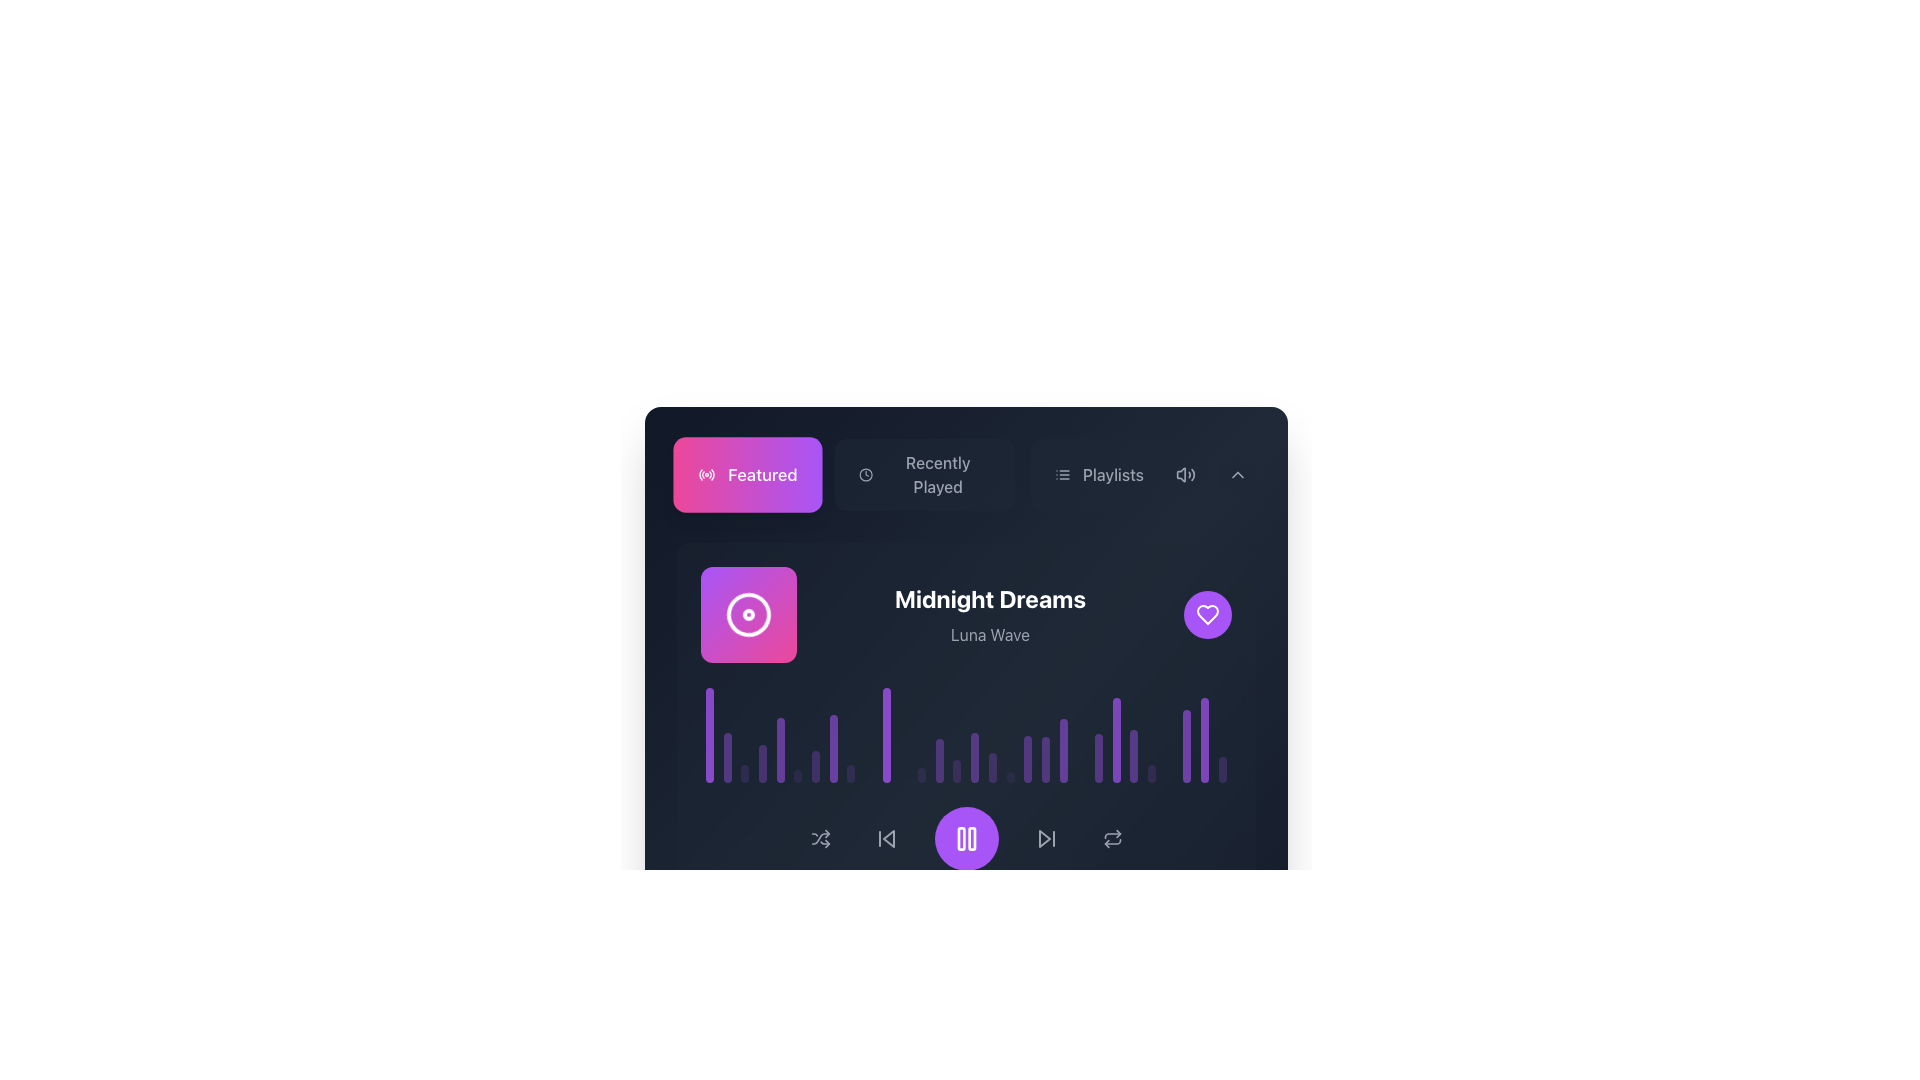 The height and width of the screenshot is (1080, 1920). What do you see at coordinates (747, 613) in the screenshot?
I see `the Animation Icon located in the top-left area of the interface` at bounding box center [747, 613].